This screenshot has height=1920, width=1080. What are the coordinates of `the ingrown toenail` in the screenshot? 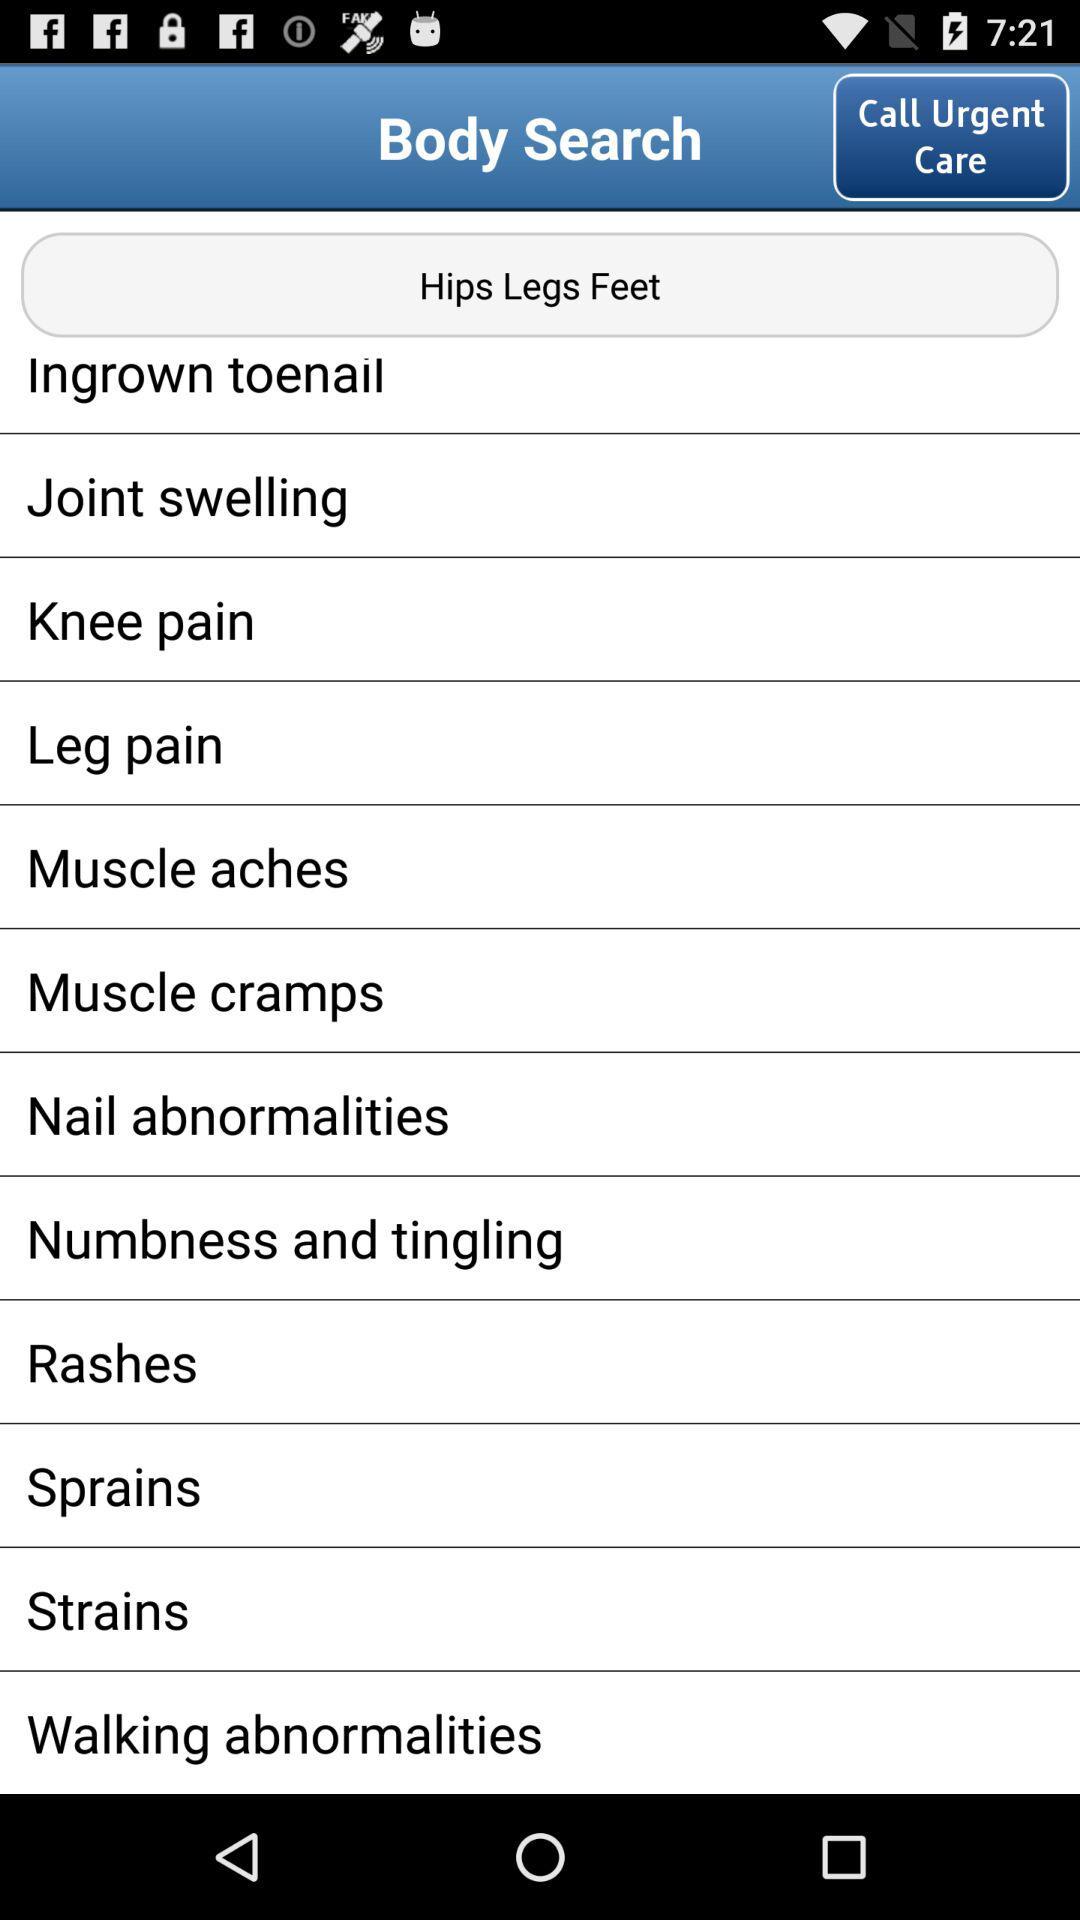 It's located at (540, 395).